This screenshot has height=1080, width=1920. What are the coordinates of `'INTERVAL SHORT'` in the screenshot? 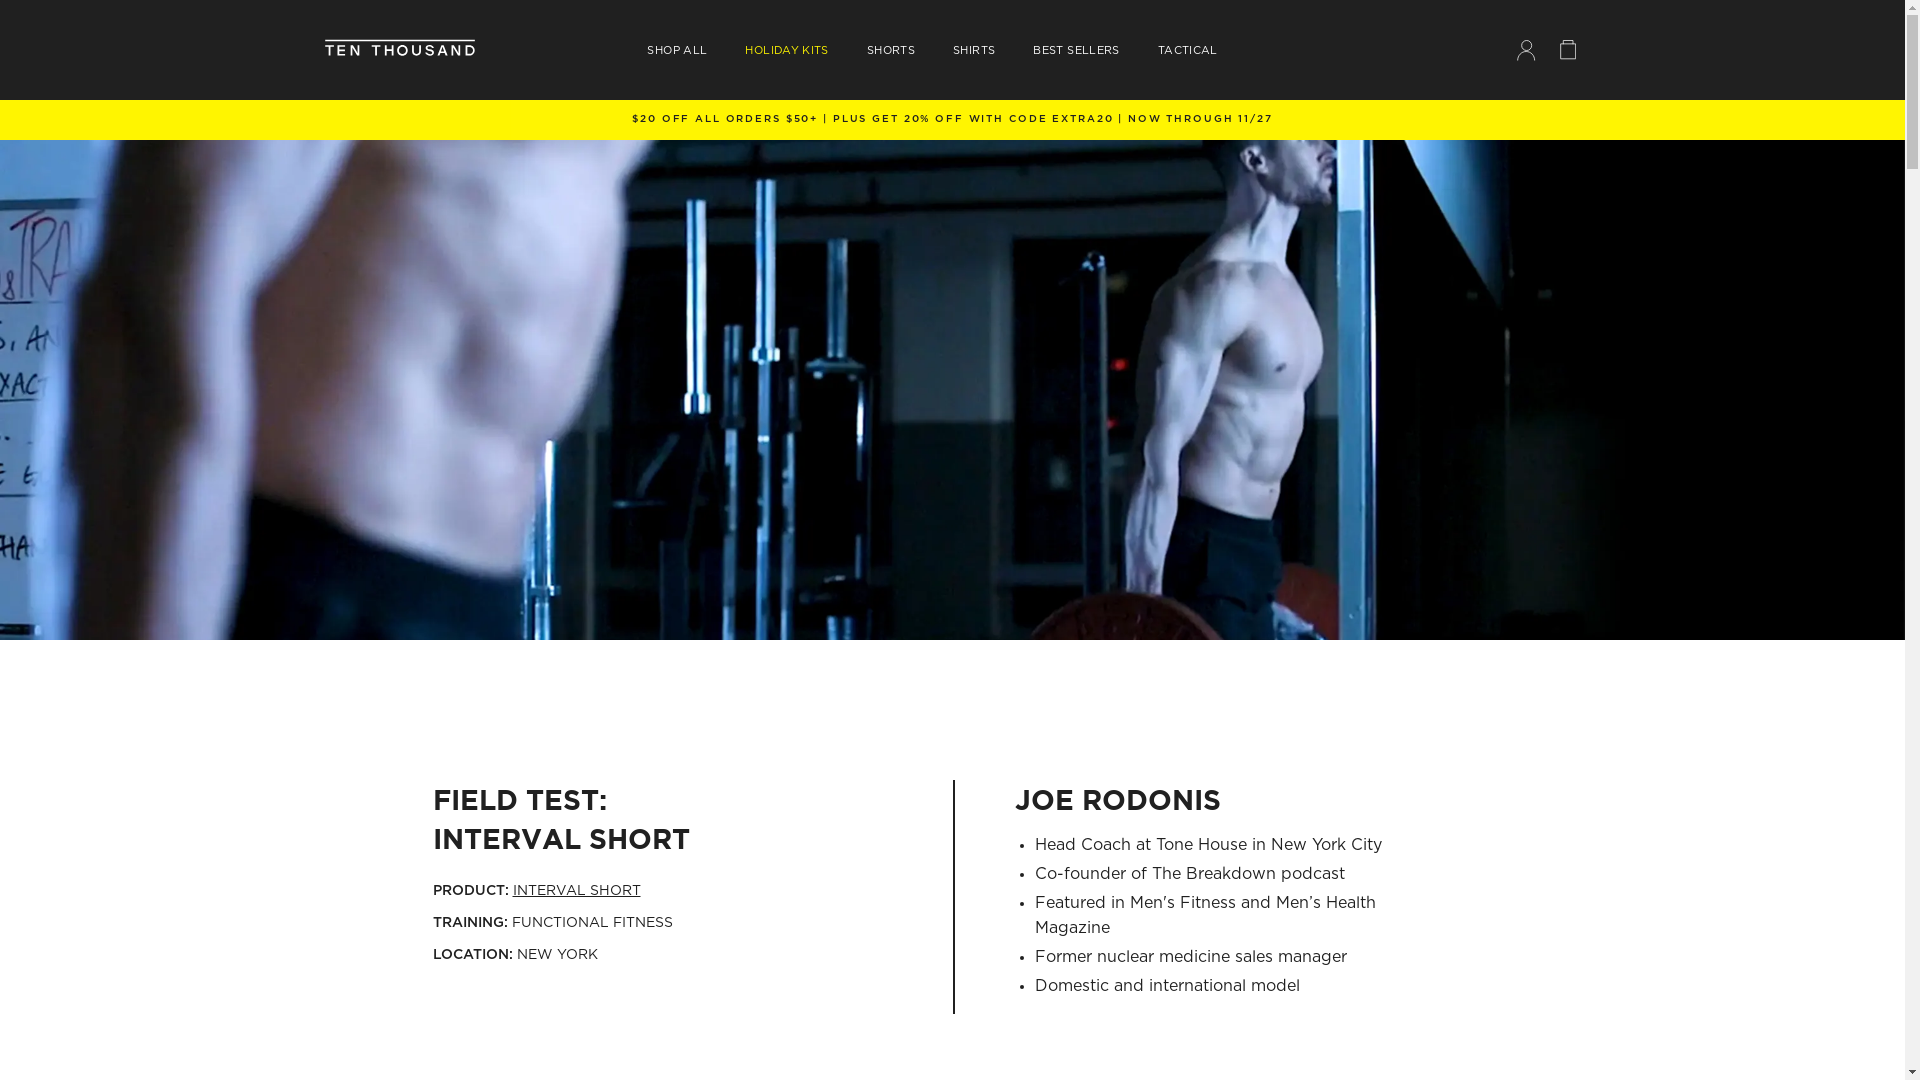 It's located at (575, 890).